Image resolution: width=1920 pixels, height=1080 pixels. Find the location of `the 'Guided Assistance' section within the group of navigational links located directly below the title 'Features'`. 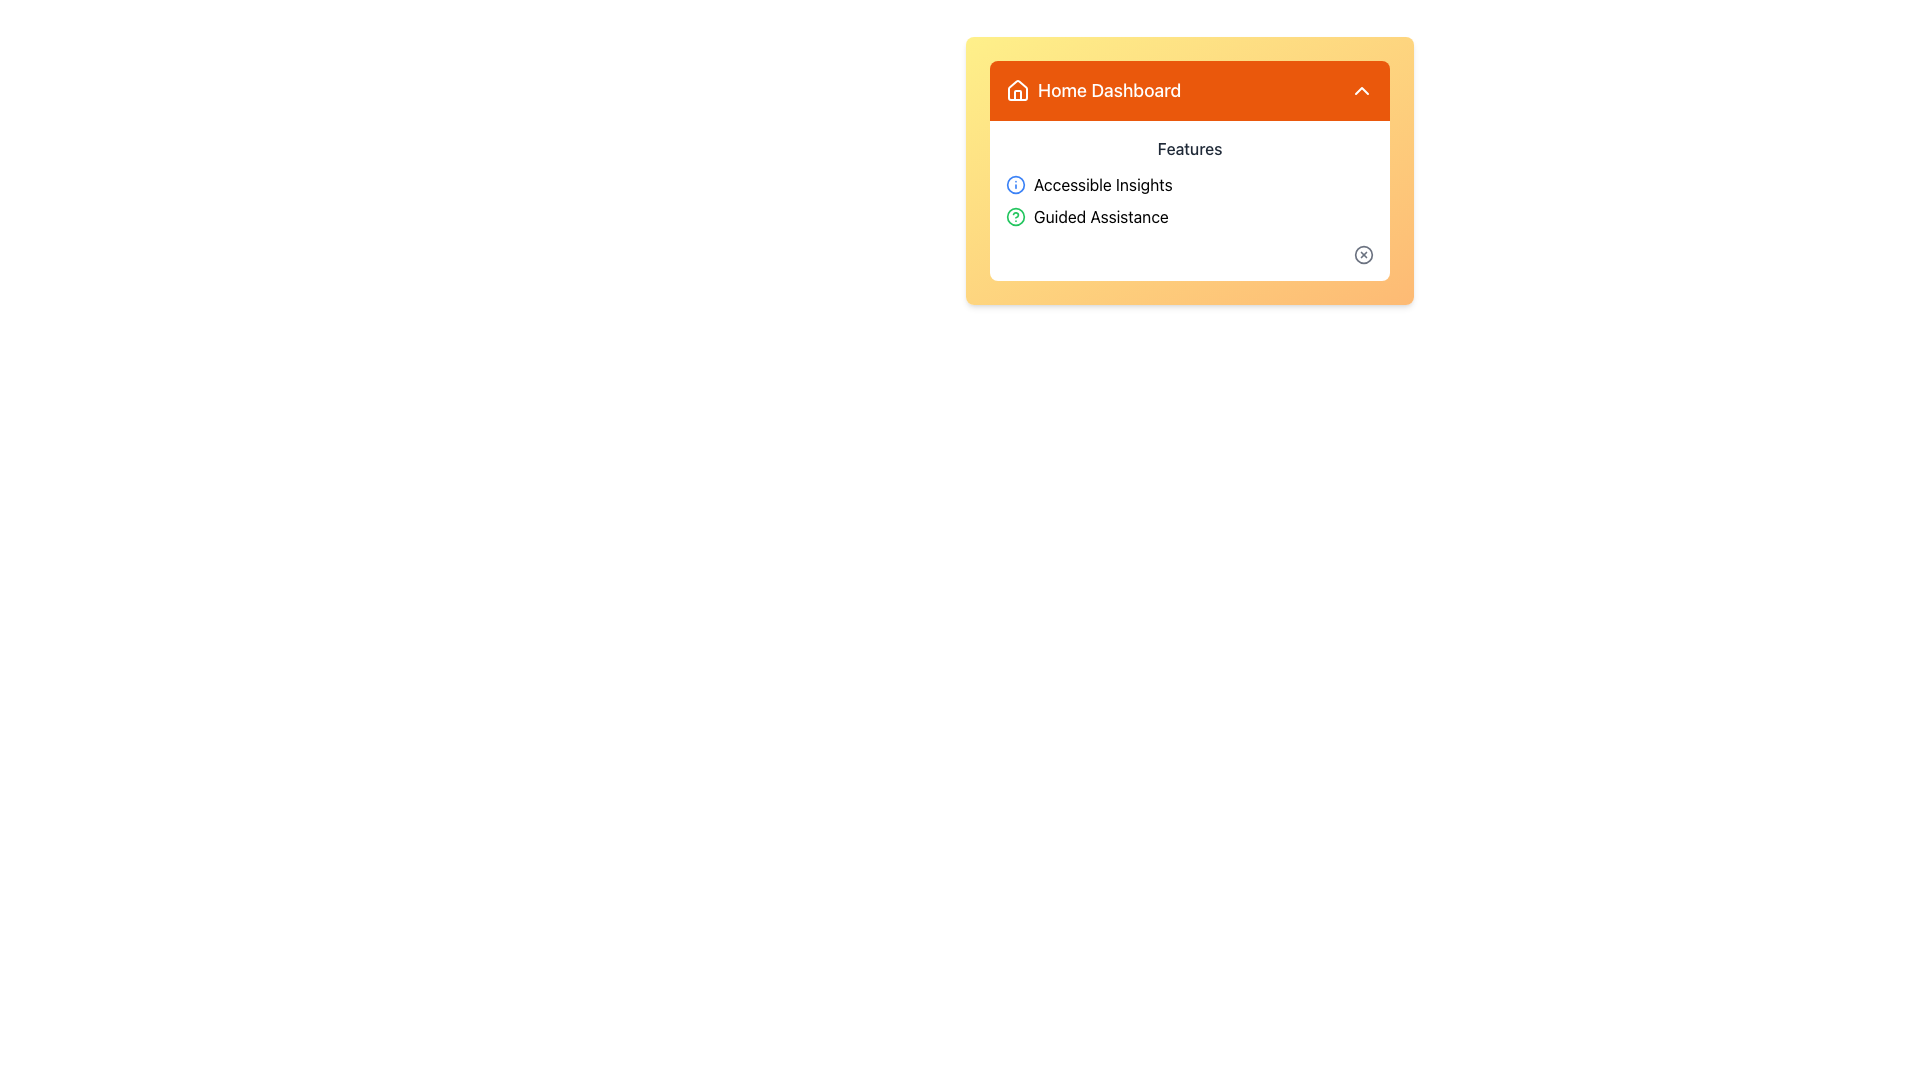

the 'Guided Assistance' section within the group of navigational links located directly below the title 'Features' is located at coordinates (1190, 200).